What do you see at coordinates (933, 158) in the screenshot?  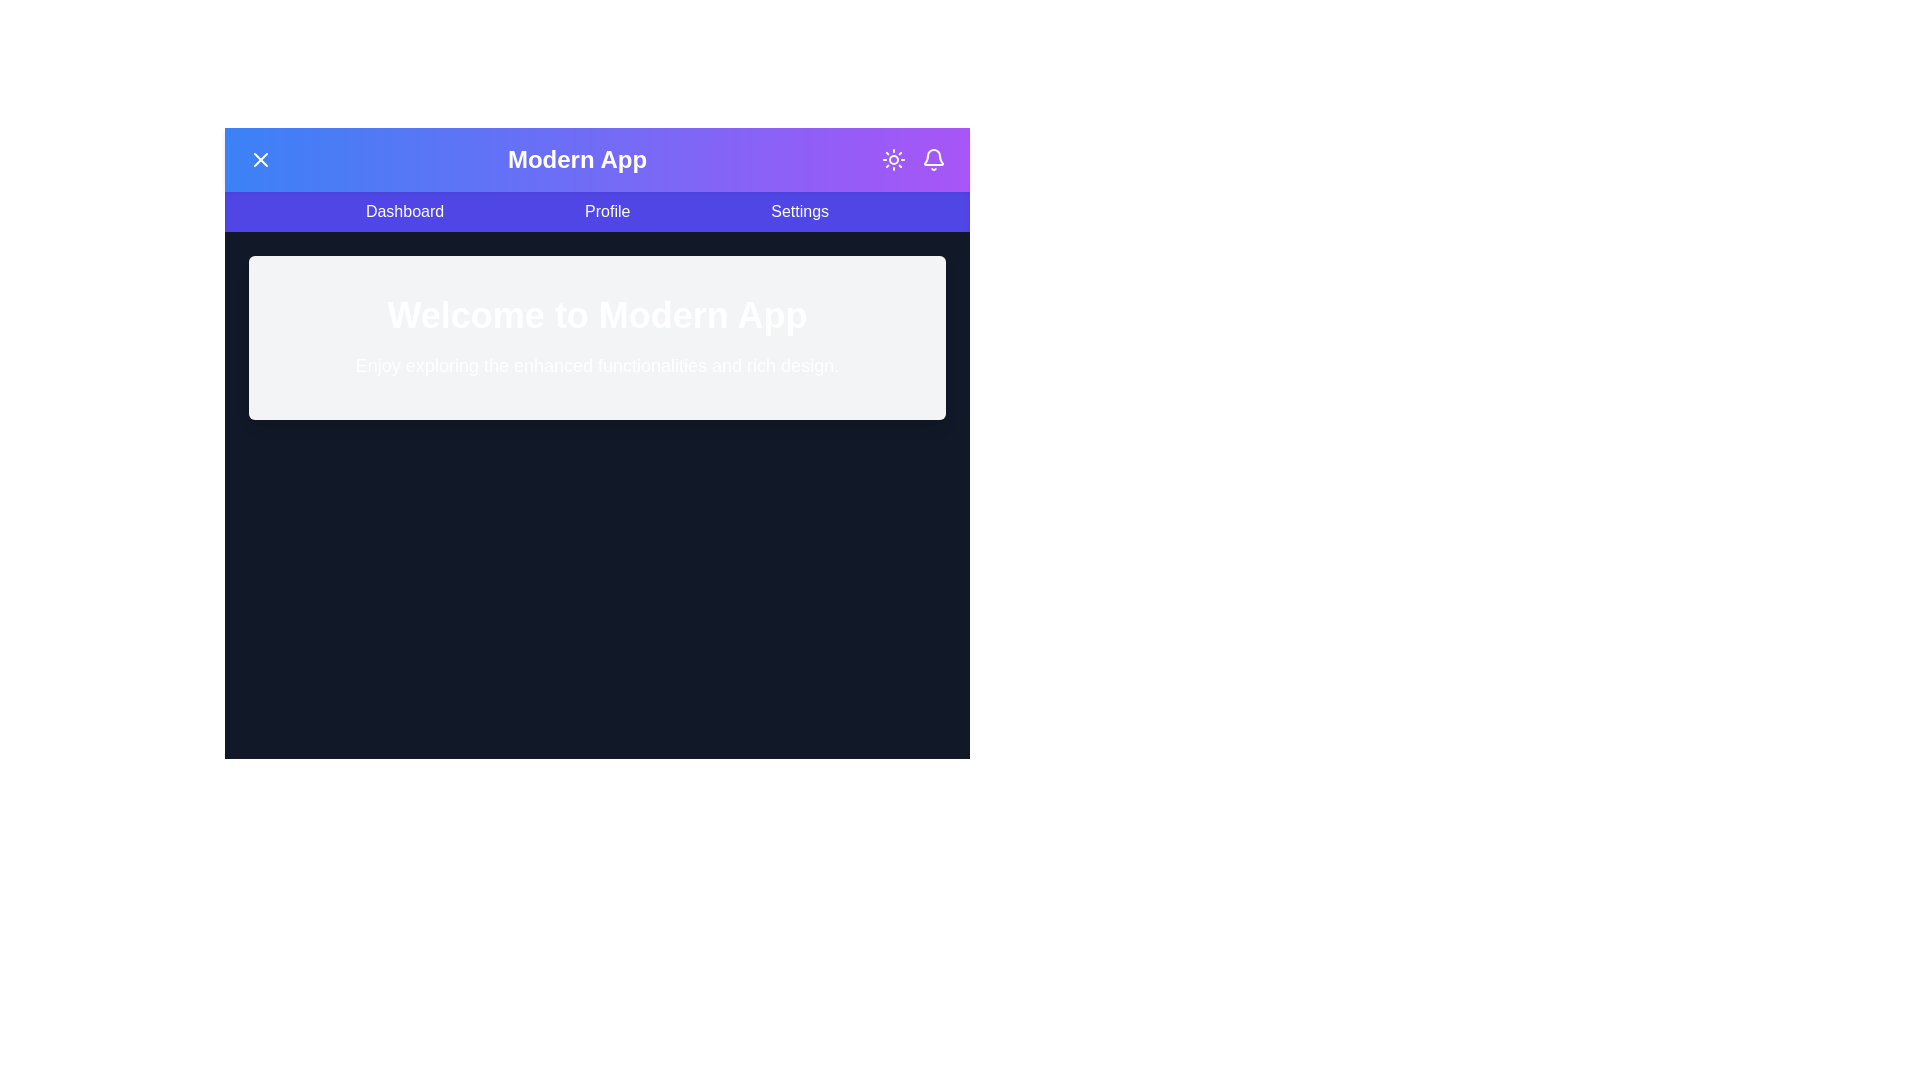 I see `the notification bell icon` at bounding box center [933, 158].